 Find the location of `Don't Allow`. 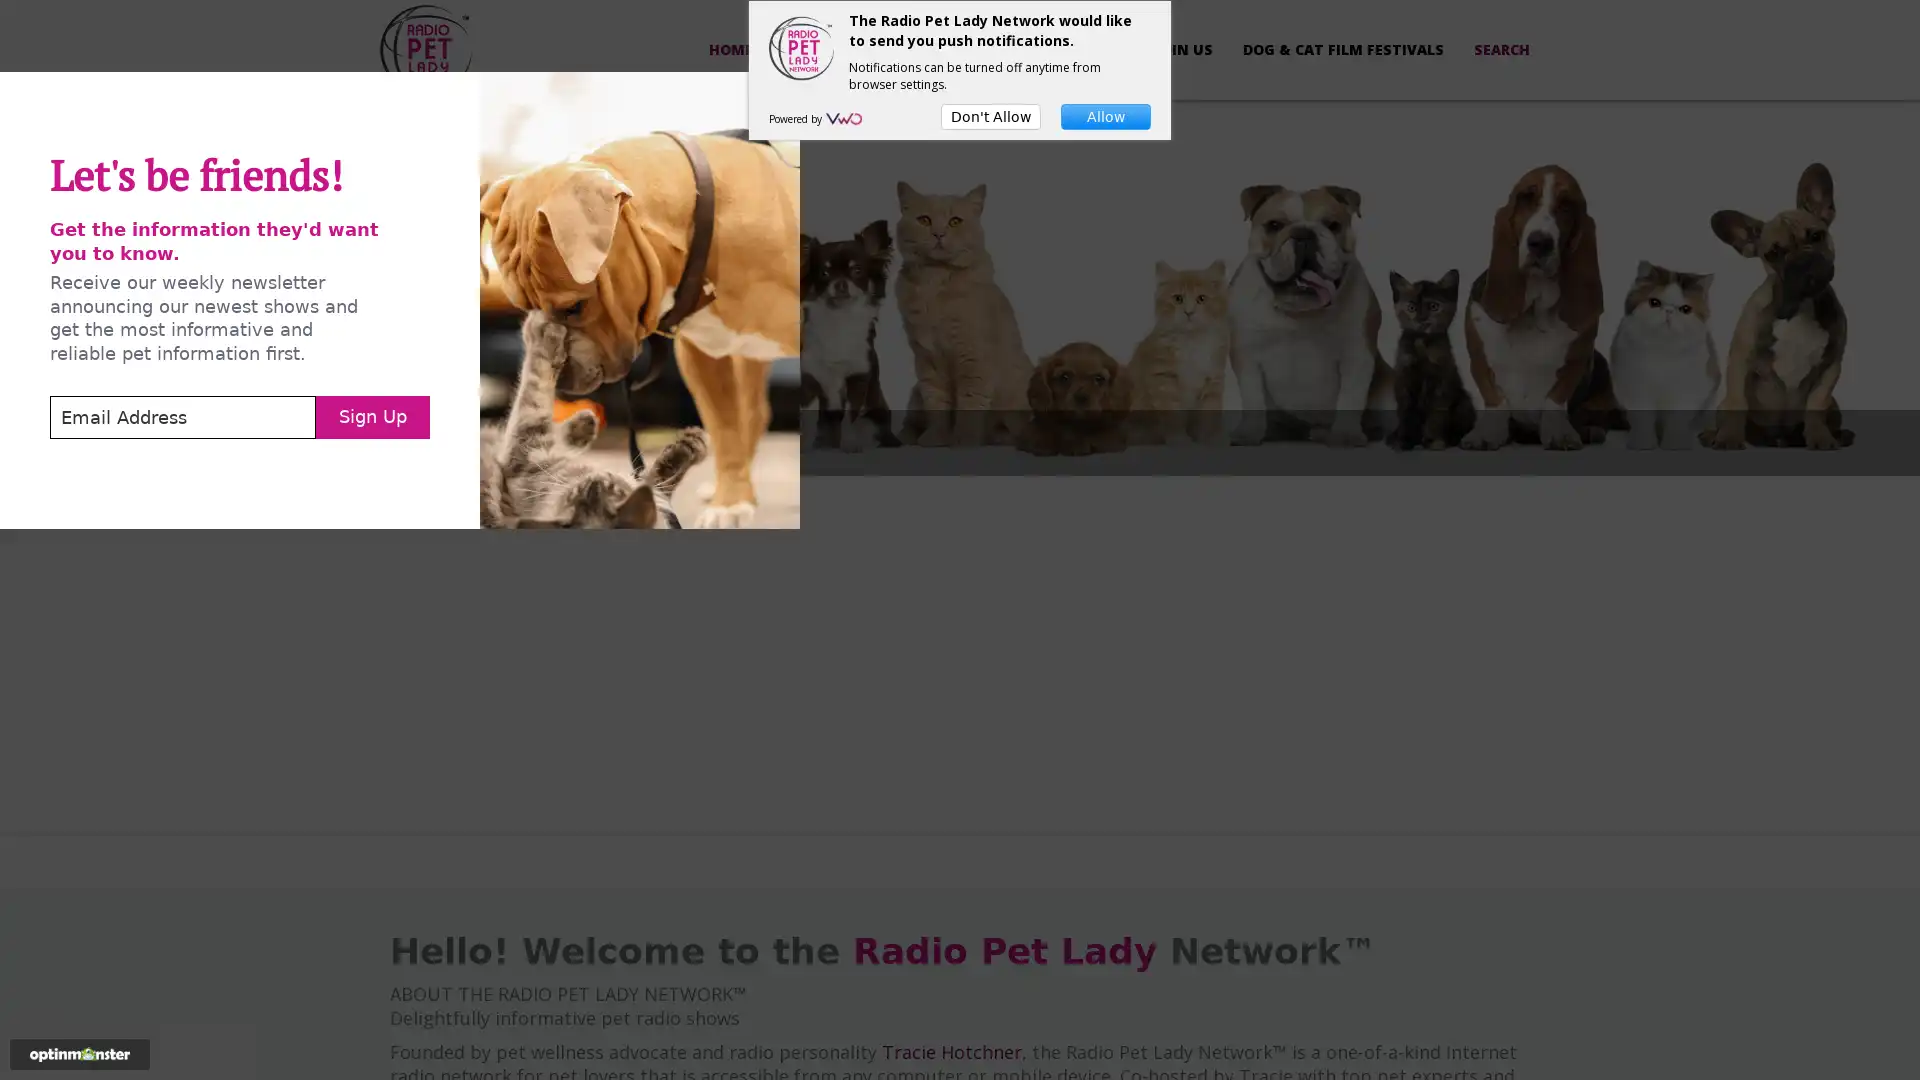

Don't Allow is located at coordinates (990, 115).